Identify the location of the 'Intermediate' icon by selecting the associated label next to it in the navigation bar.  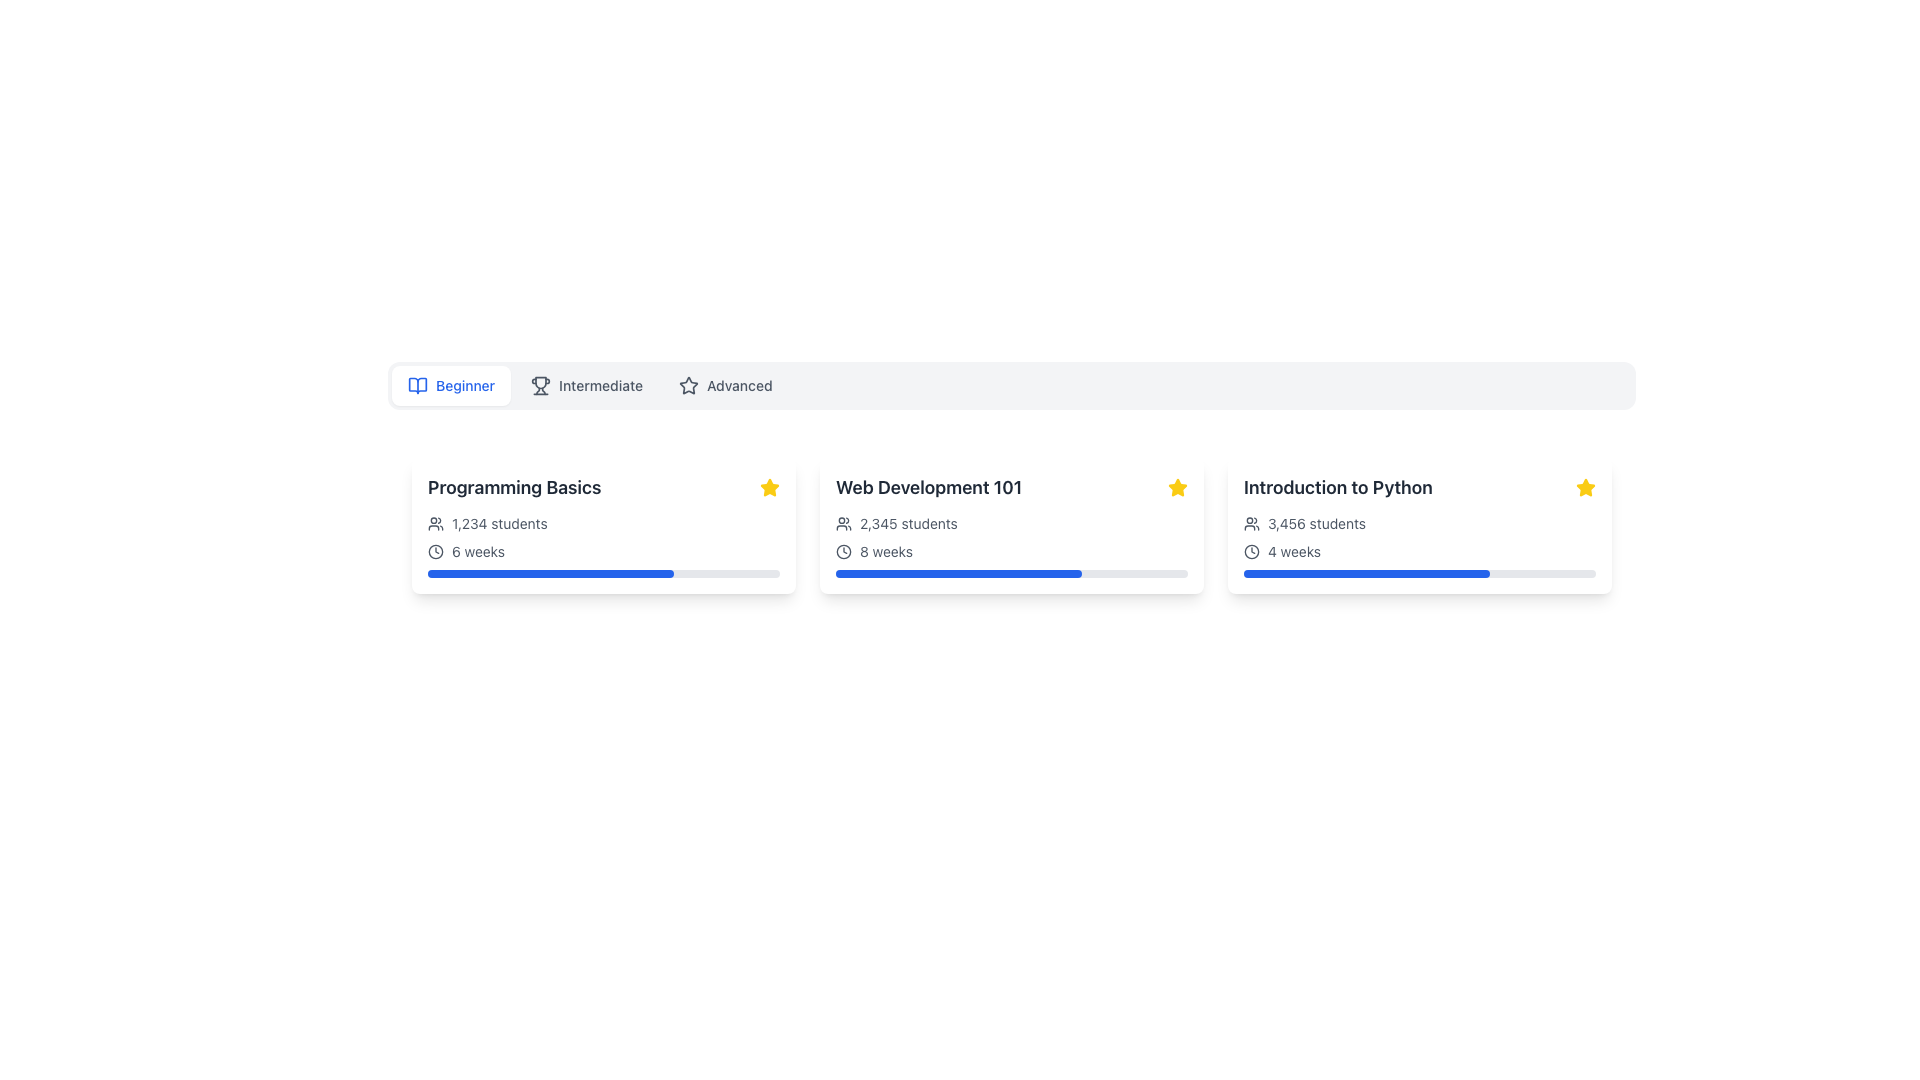
(541, 385).